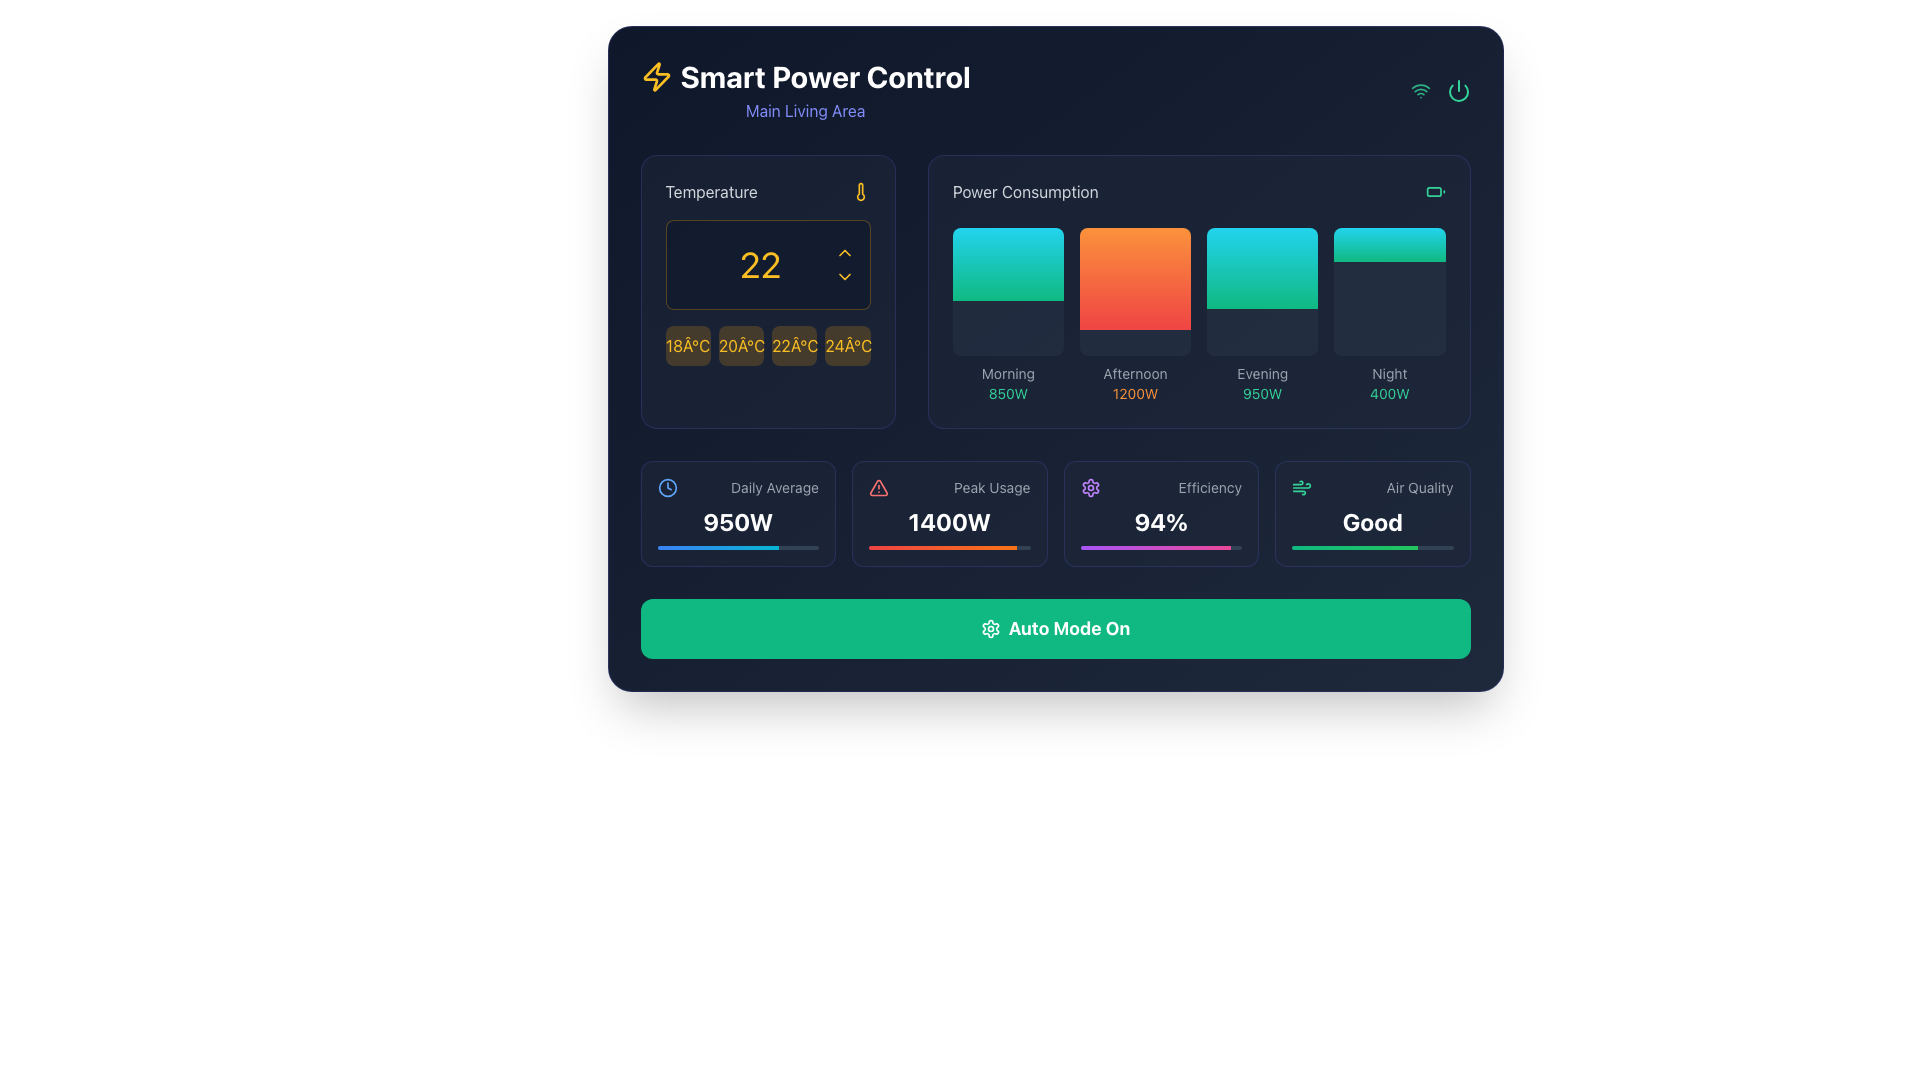 The image size is (1920, 1080). What do you see at coordinates (948, 547) in the screenshot?
I see `the Progress bar located at the bottom of the Peak Usage card, which visually represents the peak usage level and is situated directly below the text '1400W'` at bounding box center [948, 547].